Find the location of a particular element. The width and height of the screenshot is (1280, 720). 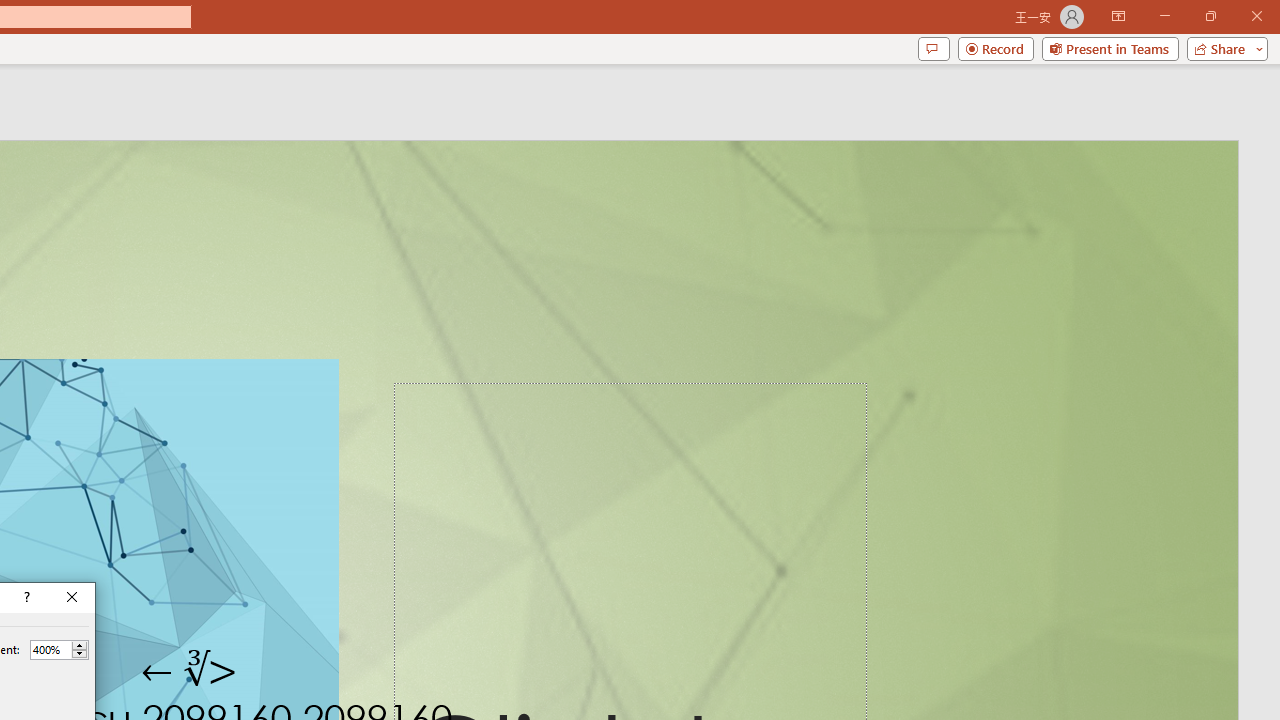

'Percent' is located at coordinates (59, 650).